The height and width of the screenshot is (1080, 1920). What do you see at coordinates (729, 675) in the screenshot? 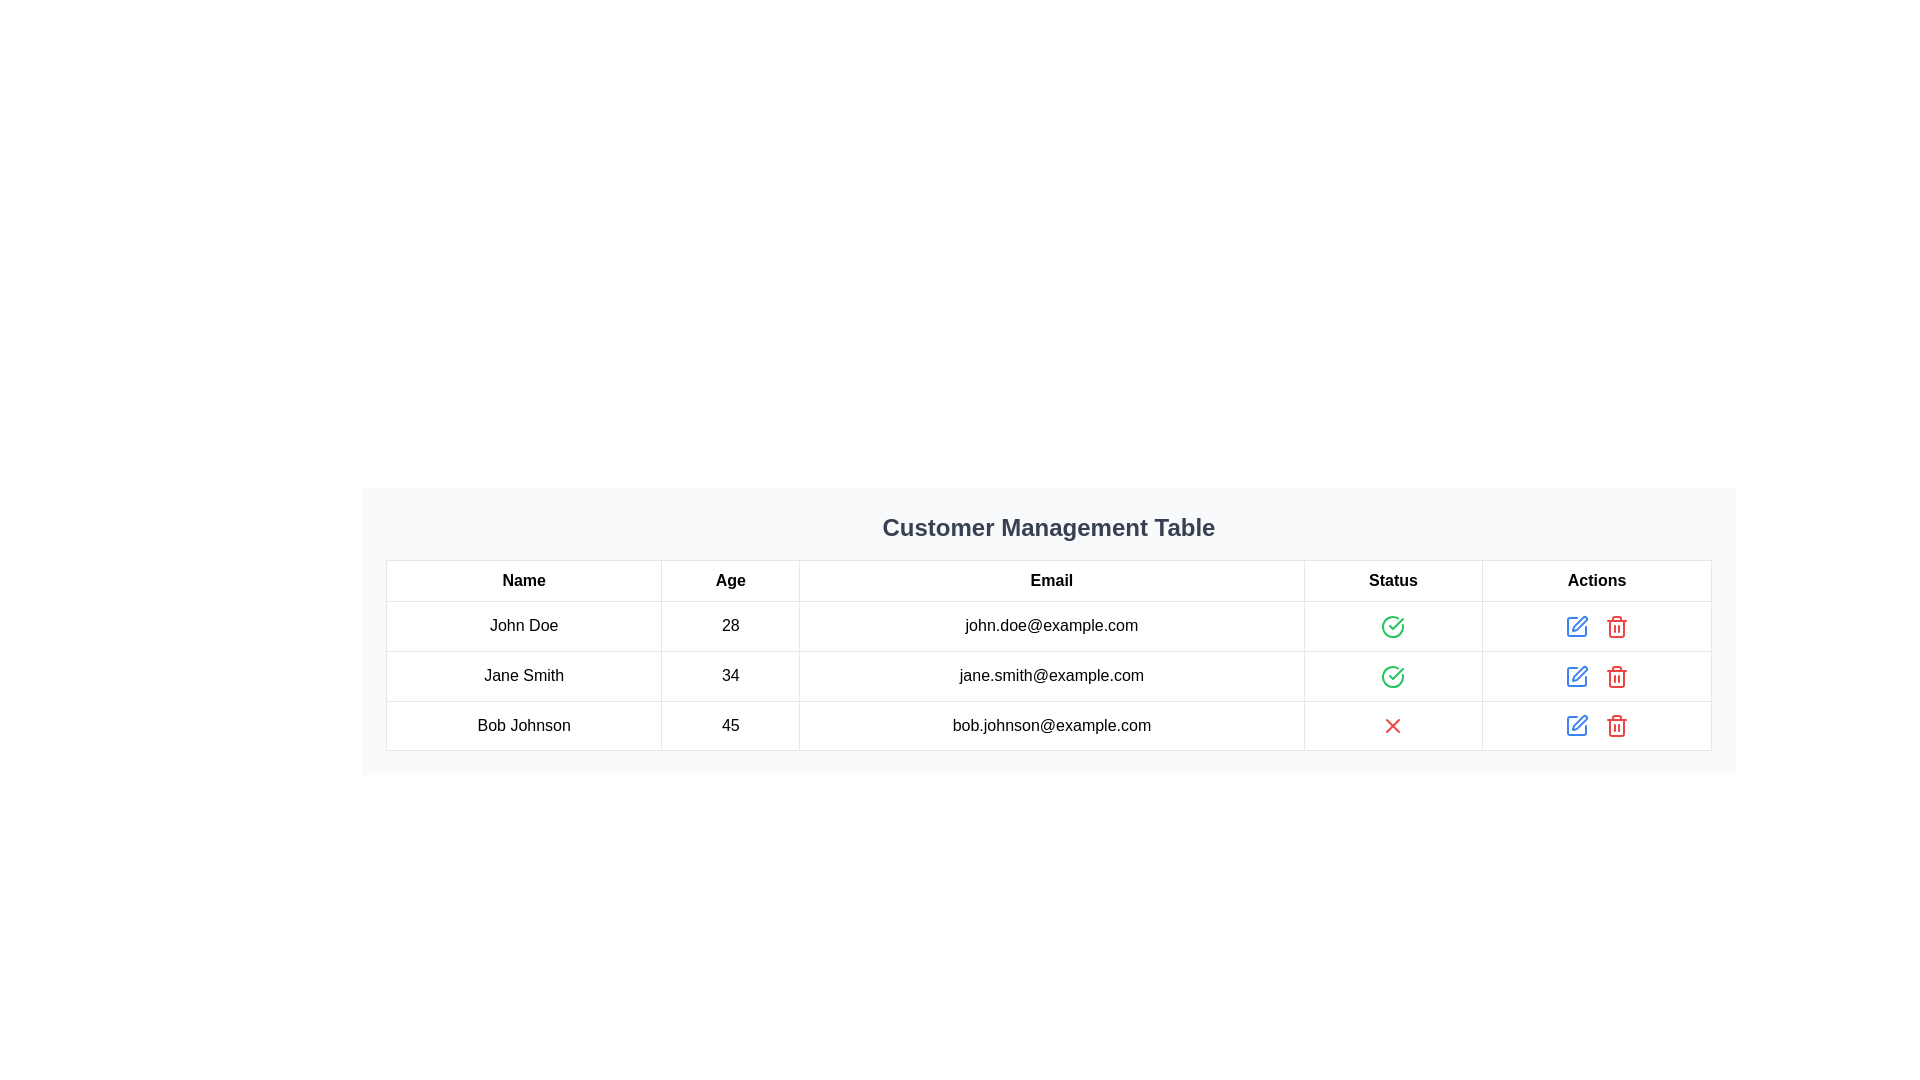
I see `the Text cell displaying the age of the user 'Jane Smith' in the second column of the second row of the table` at bounding box center [729, 675].